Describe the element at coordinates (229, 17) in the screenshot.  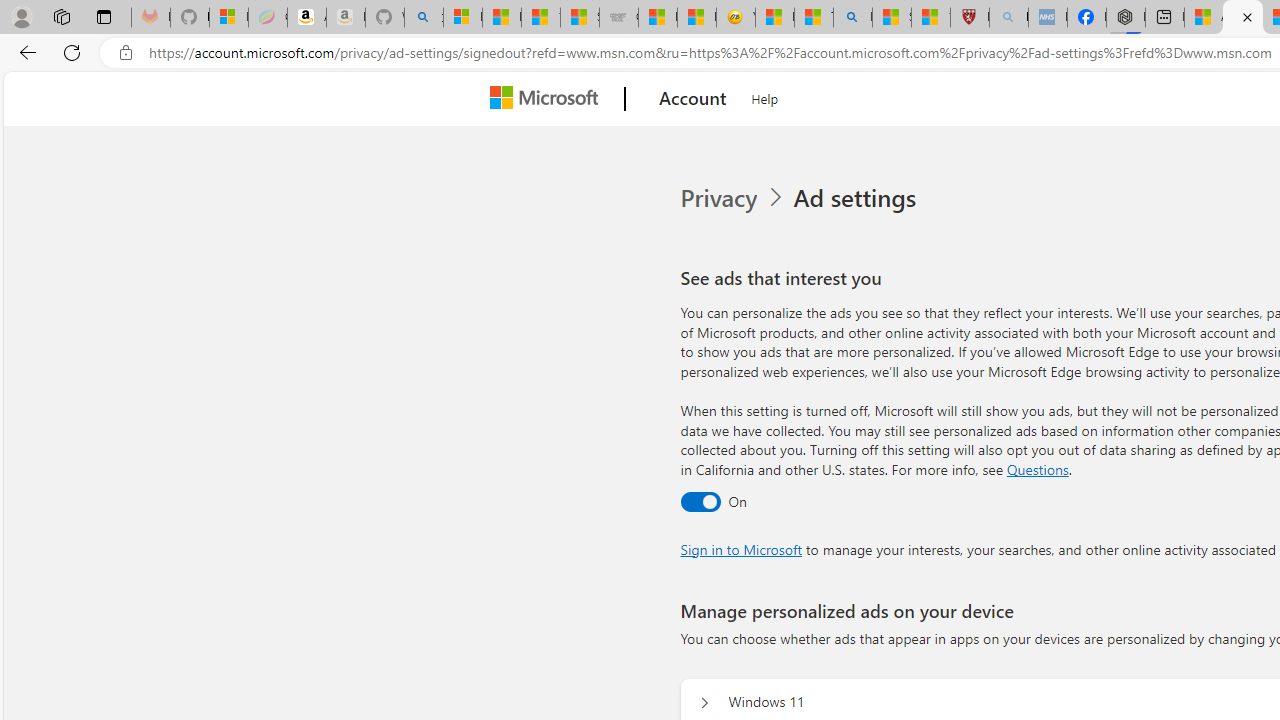
I see `'Microsoft-Report a Concern to Bing'` at that location.